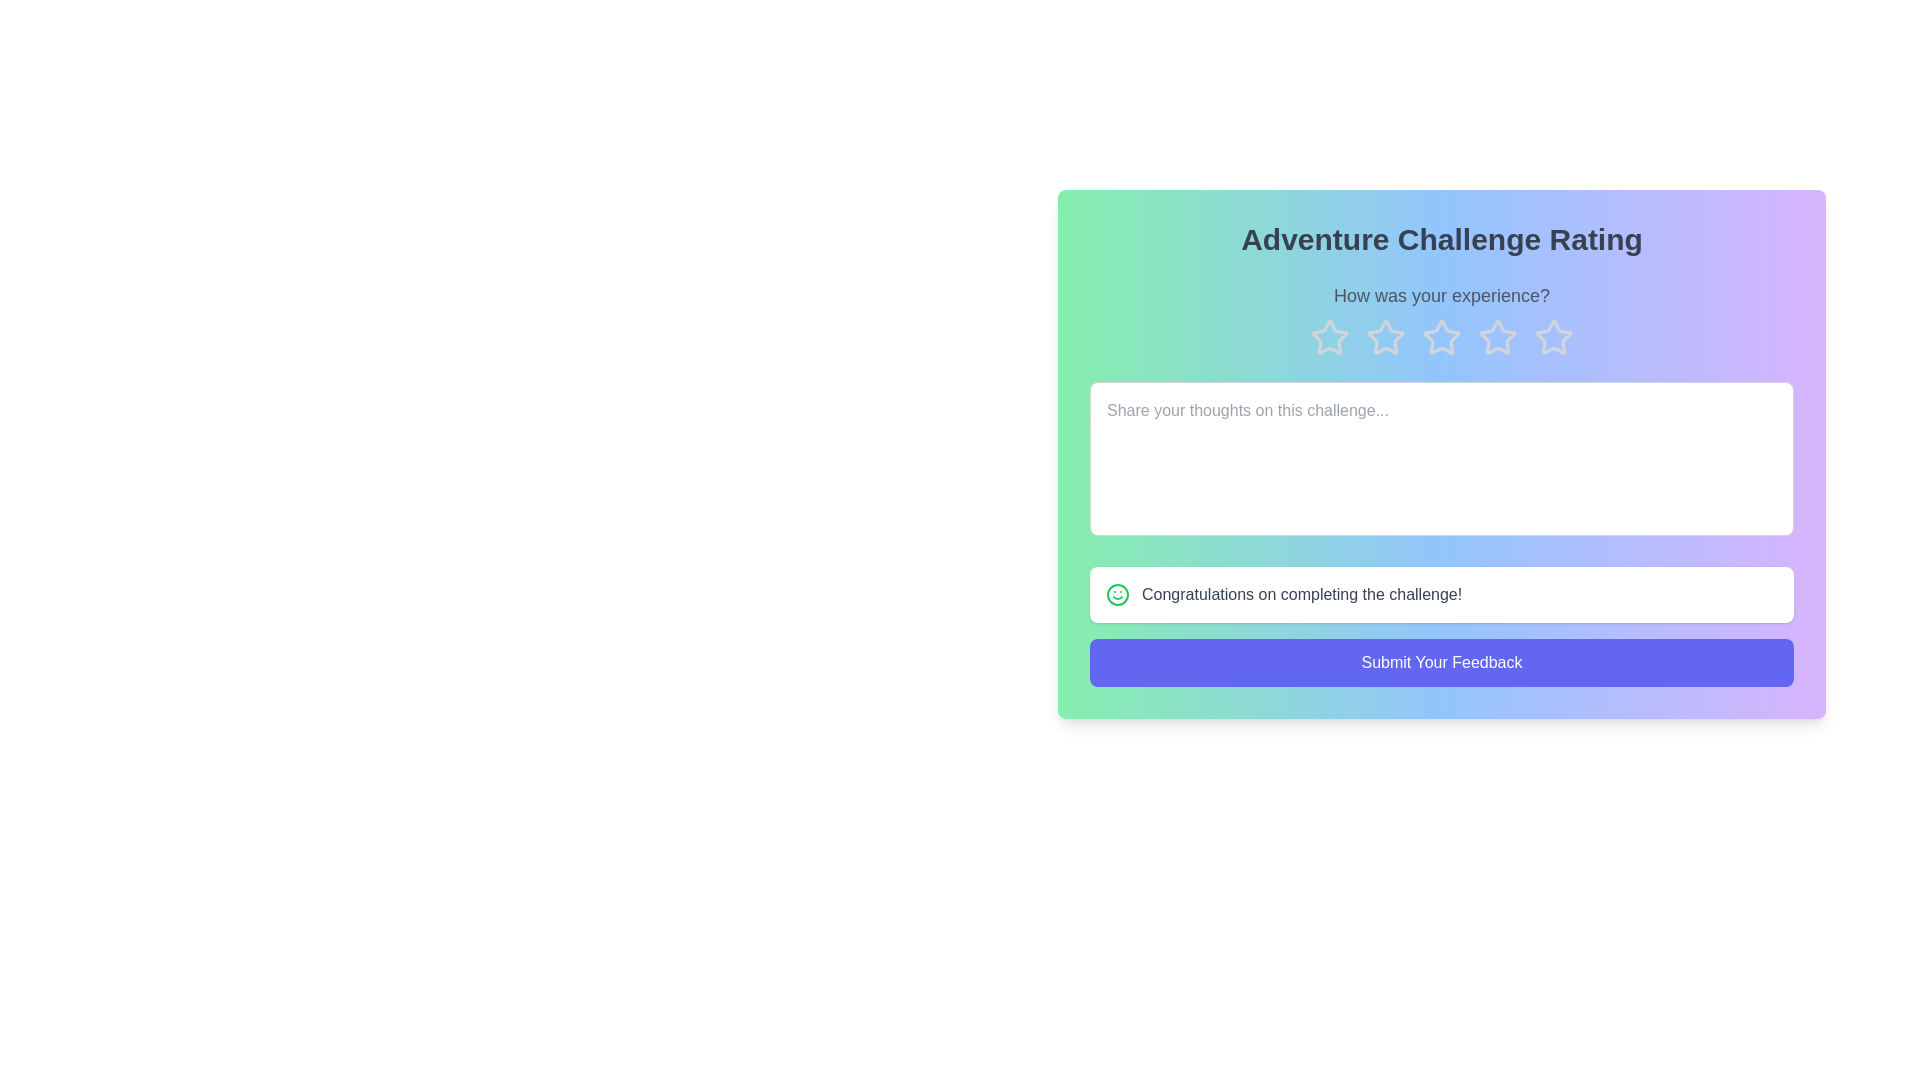 The width and height of the screenshot is (1920, 1080). Describe the element at coordinates (1385, 337) in the screenshot. I see `the second star icon in the five-star rating system` at that location.